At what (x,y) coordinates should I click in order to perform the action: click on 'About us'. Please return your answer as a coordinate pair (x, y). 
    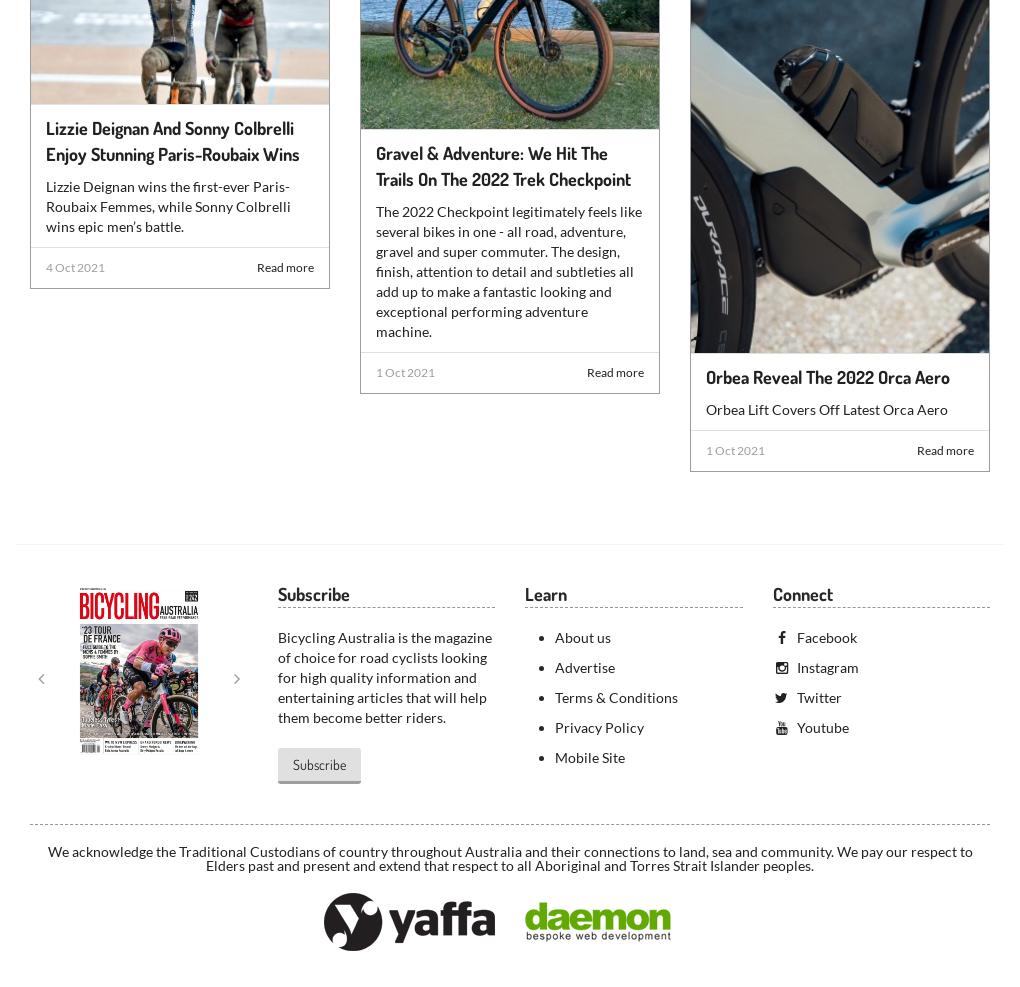
    Looking at the image, I should click on (583, 636).